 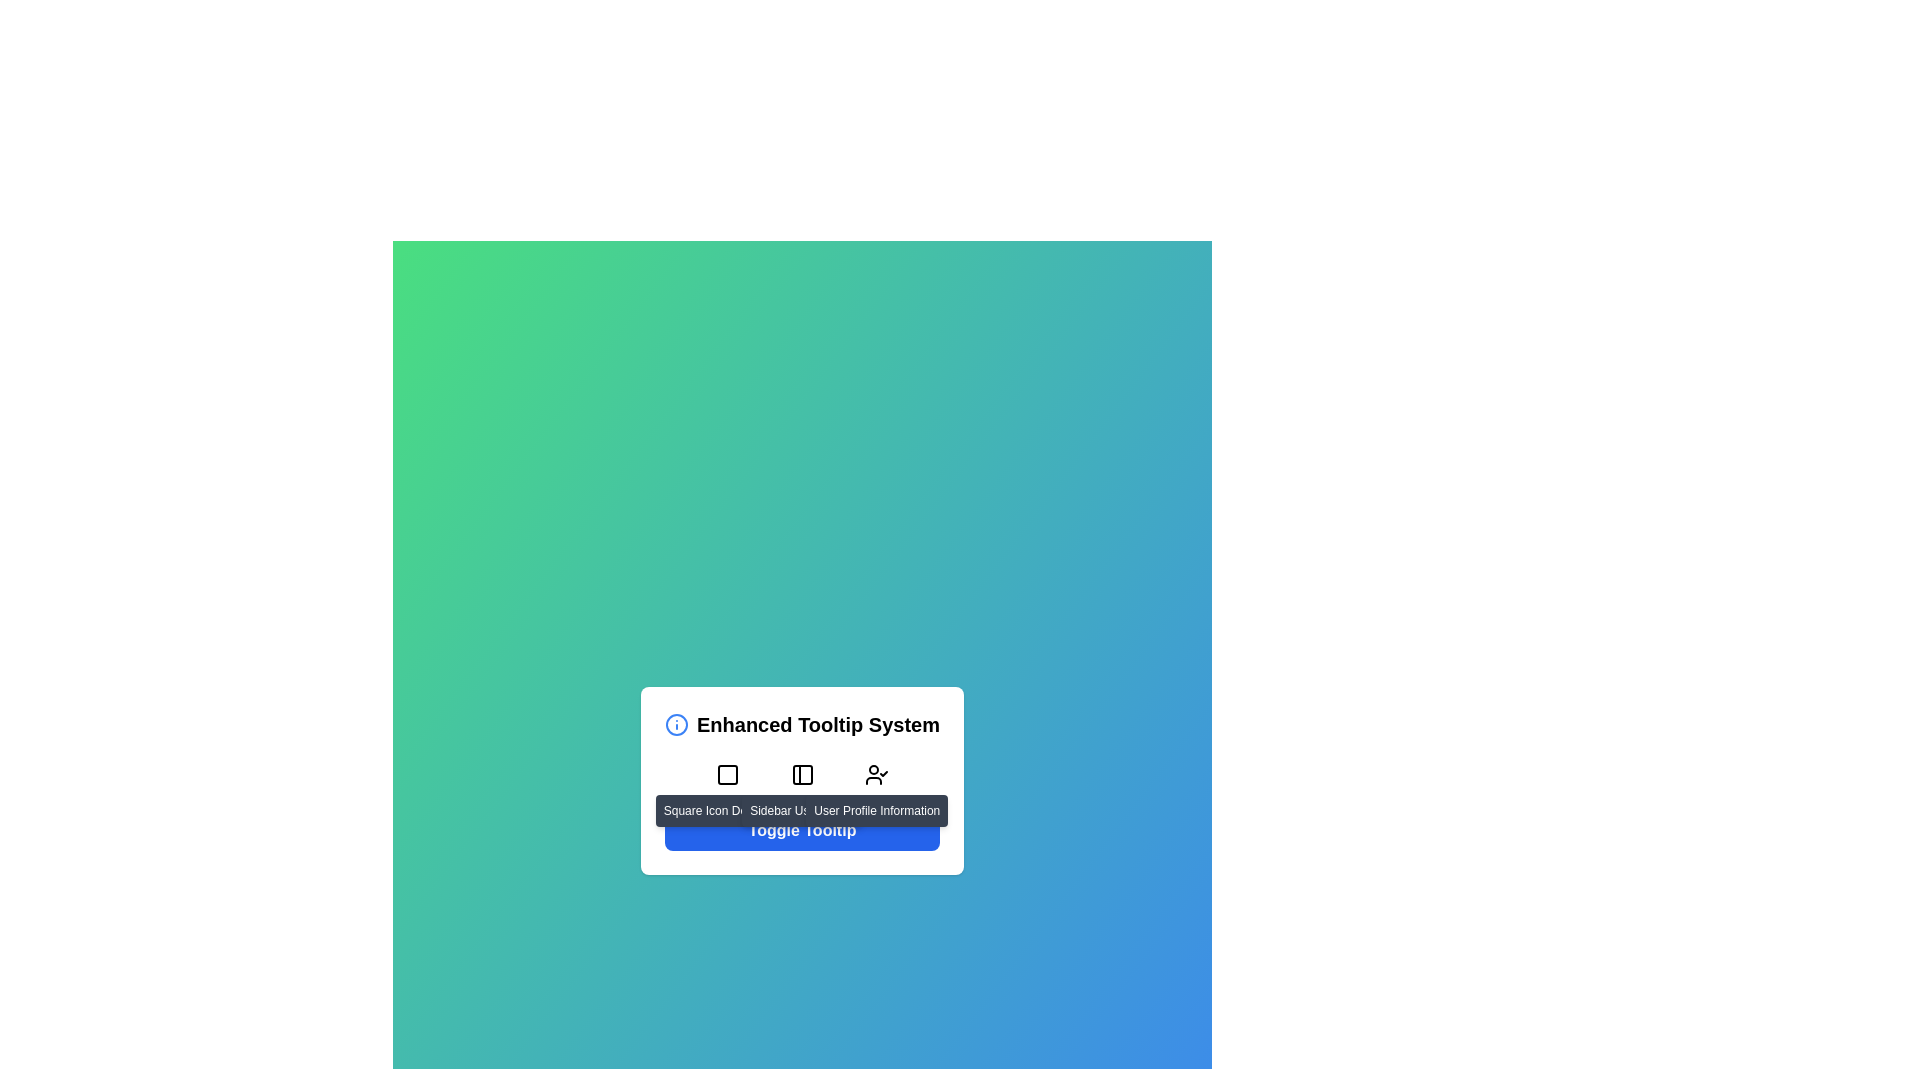 What do you see at coordinates (676, 725) in the screenshot?
I see `the information icon located to the left of the 'Enhanced Tooltip System' label, which provides additional details related to the tooltip system` at bounding box center [676, 725].